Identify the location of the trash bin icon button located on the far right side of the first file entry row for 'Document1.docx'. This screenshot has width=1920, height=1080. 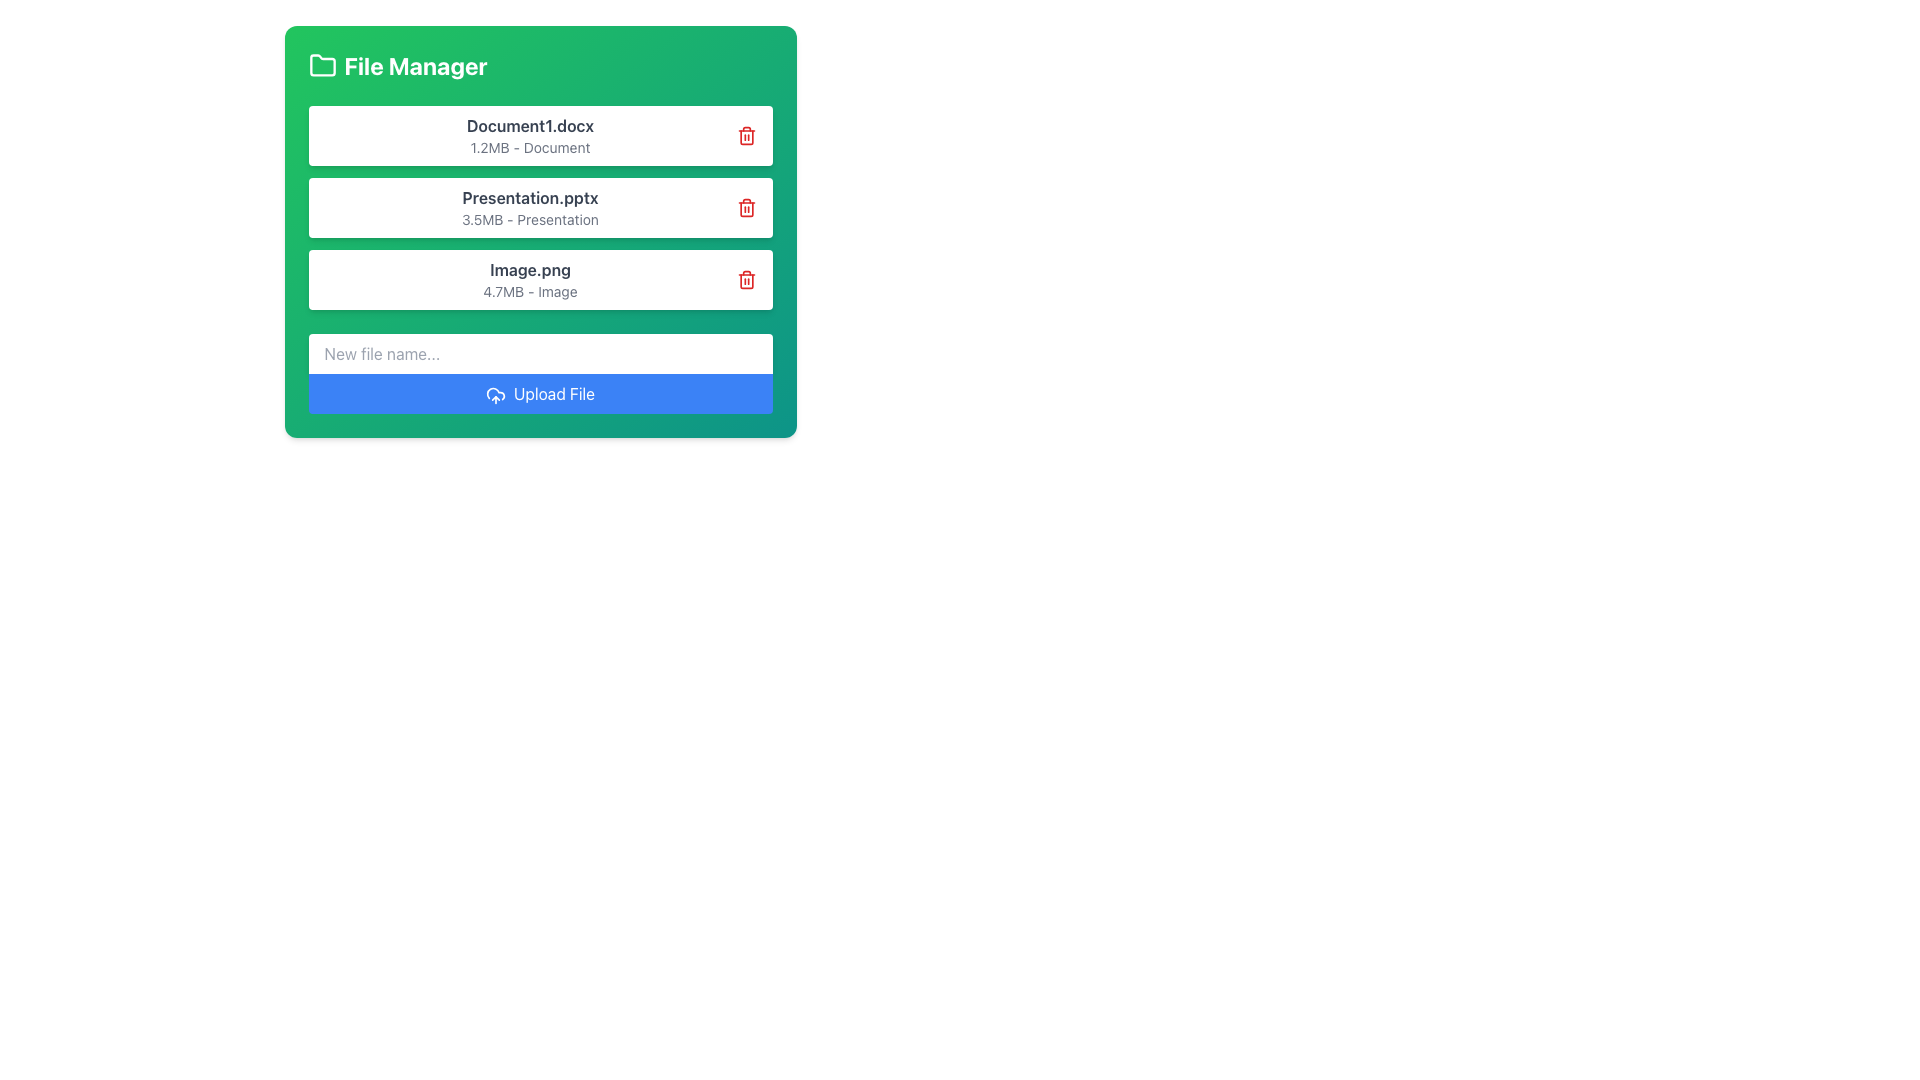
(745, 135).